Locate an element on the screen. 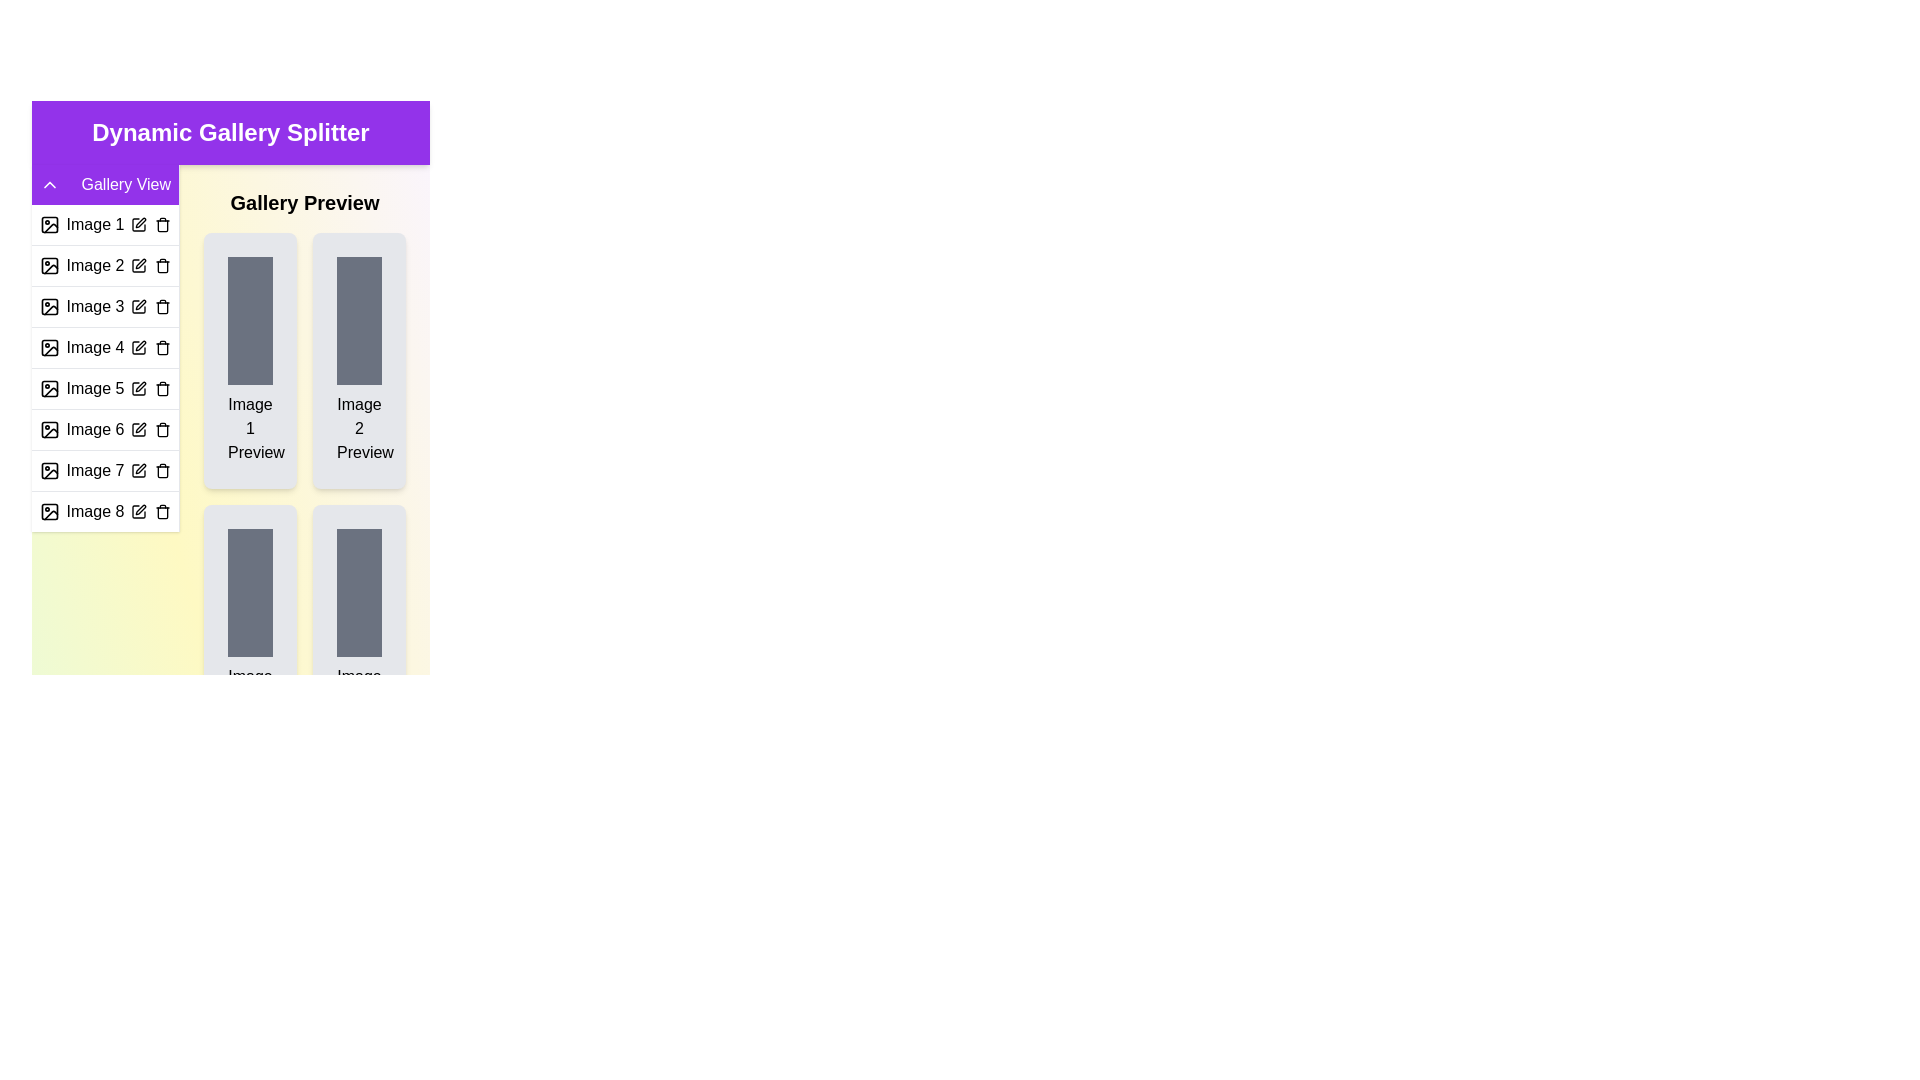  the pencil icon in the icon button group located next to the label 'Image 2' is located at coordinates (149, 265).